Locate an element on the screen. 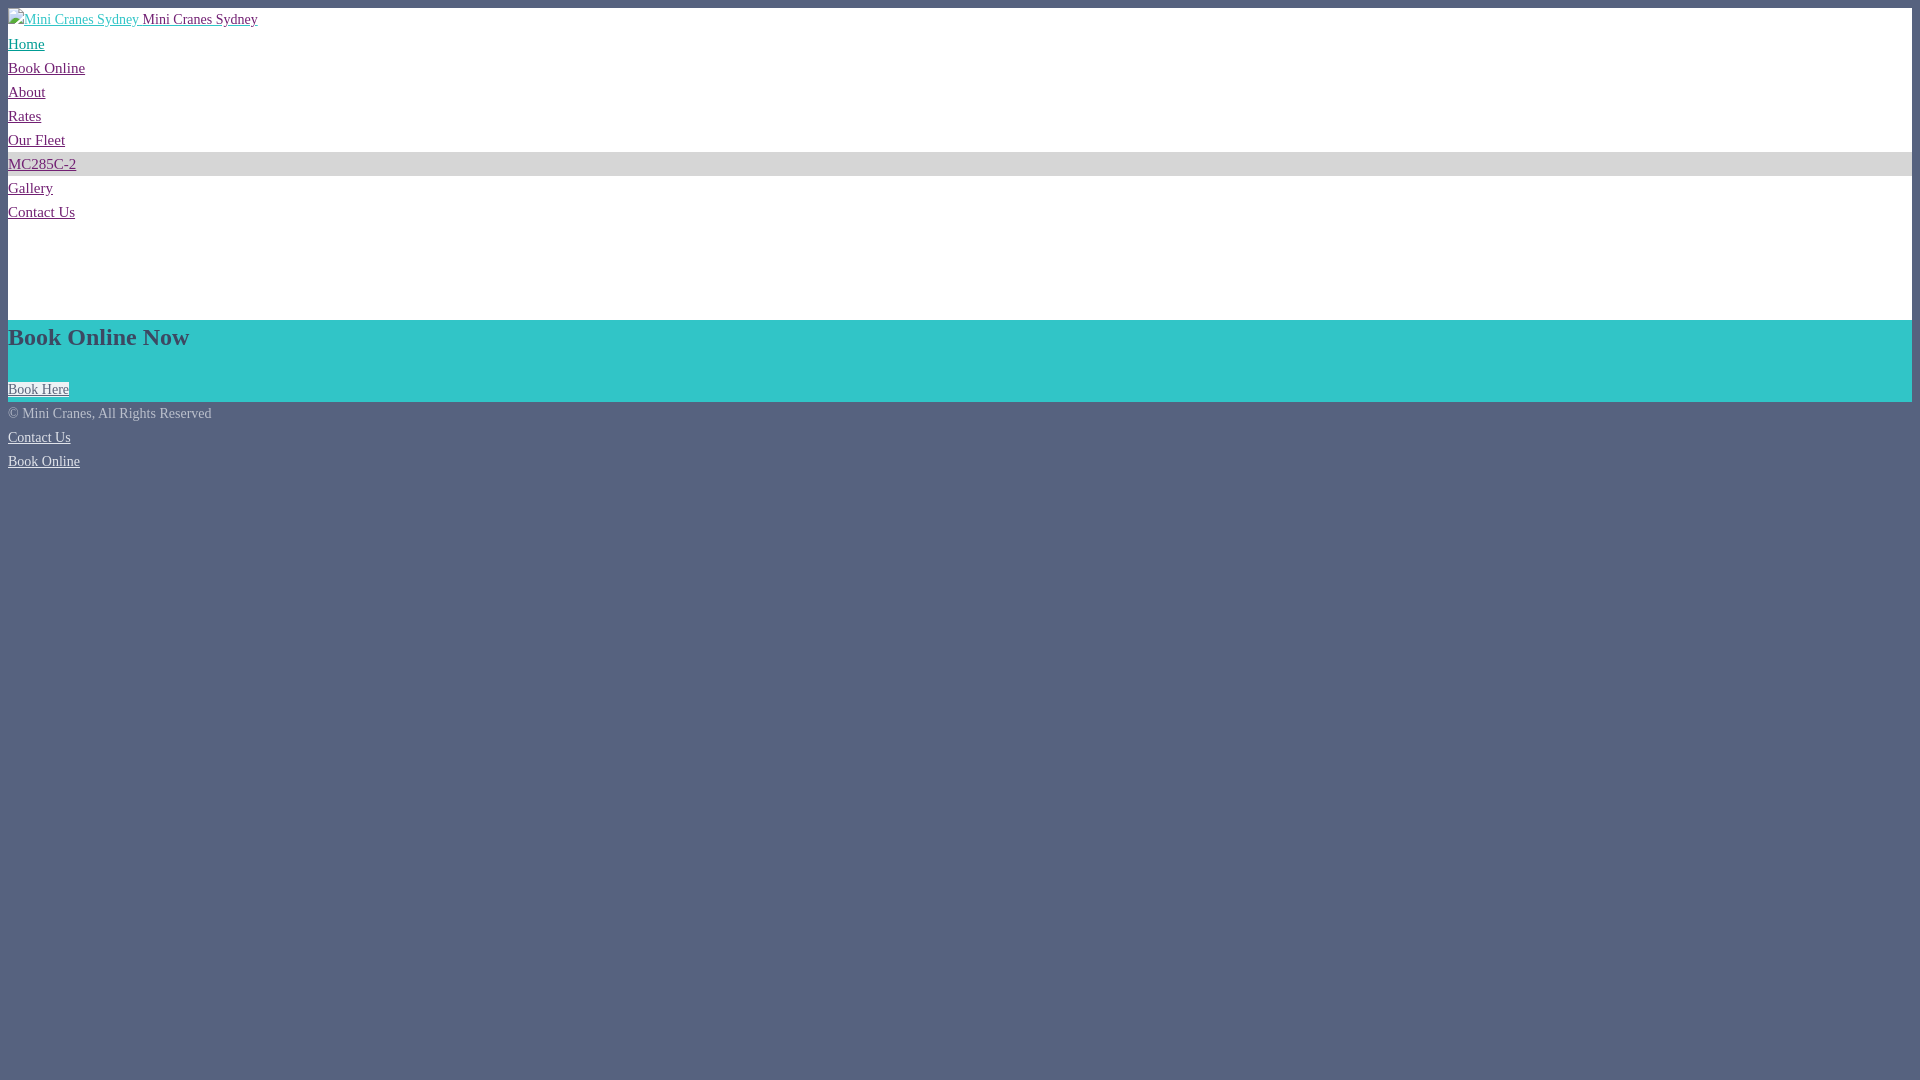  'Home' is located at coordinates (26, 43).